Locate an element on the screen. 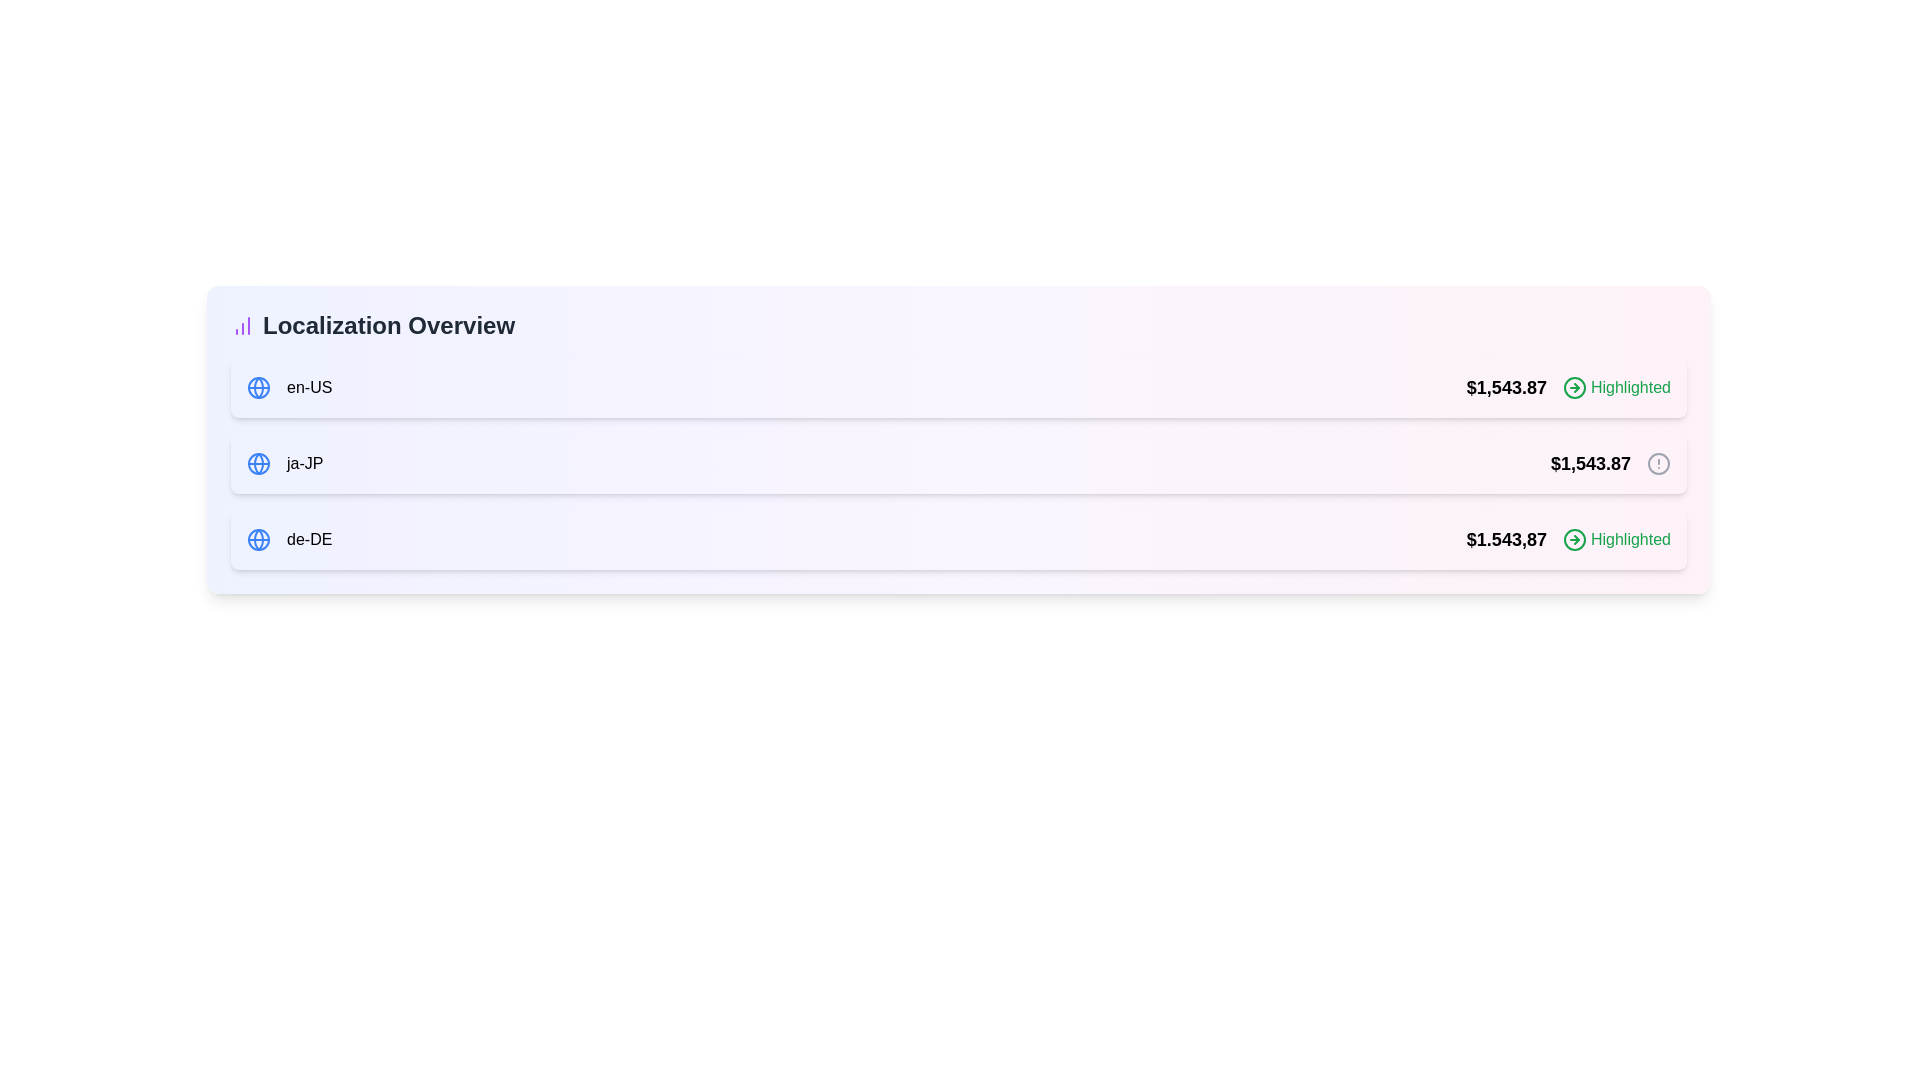  the alert indicator icon located in the second row of the list component, adjacent to the monetary value '$1,543.87' and aligned with the 'Highlighted' label is located at coordinates (1659, 463).